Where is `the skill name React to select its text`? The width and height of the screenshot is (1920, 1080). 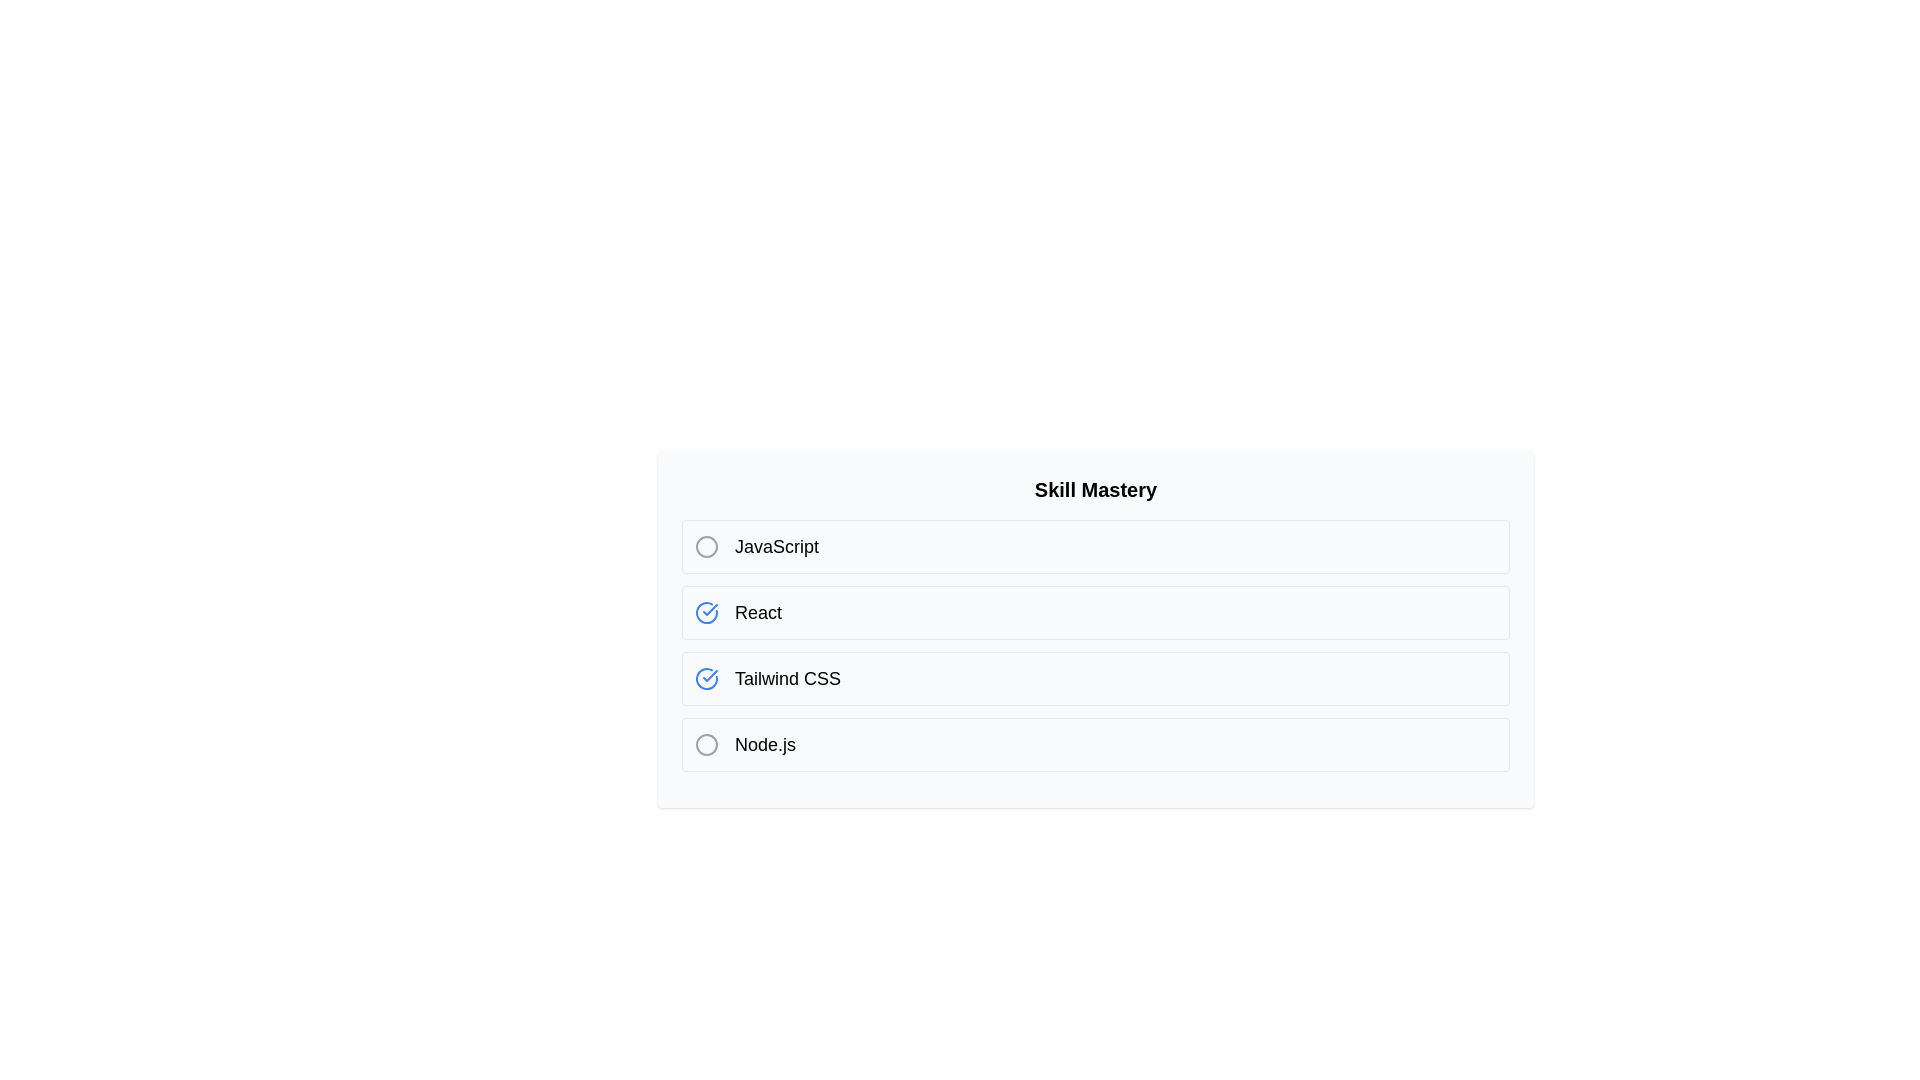
the skill name React to select its text is located at coordinates (757, 612).